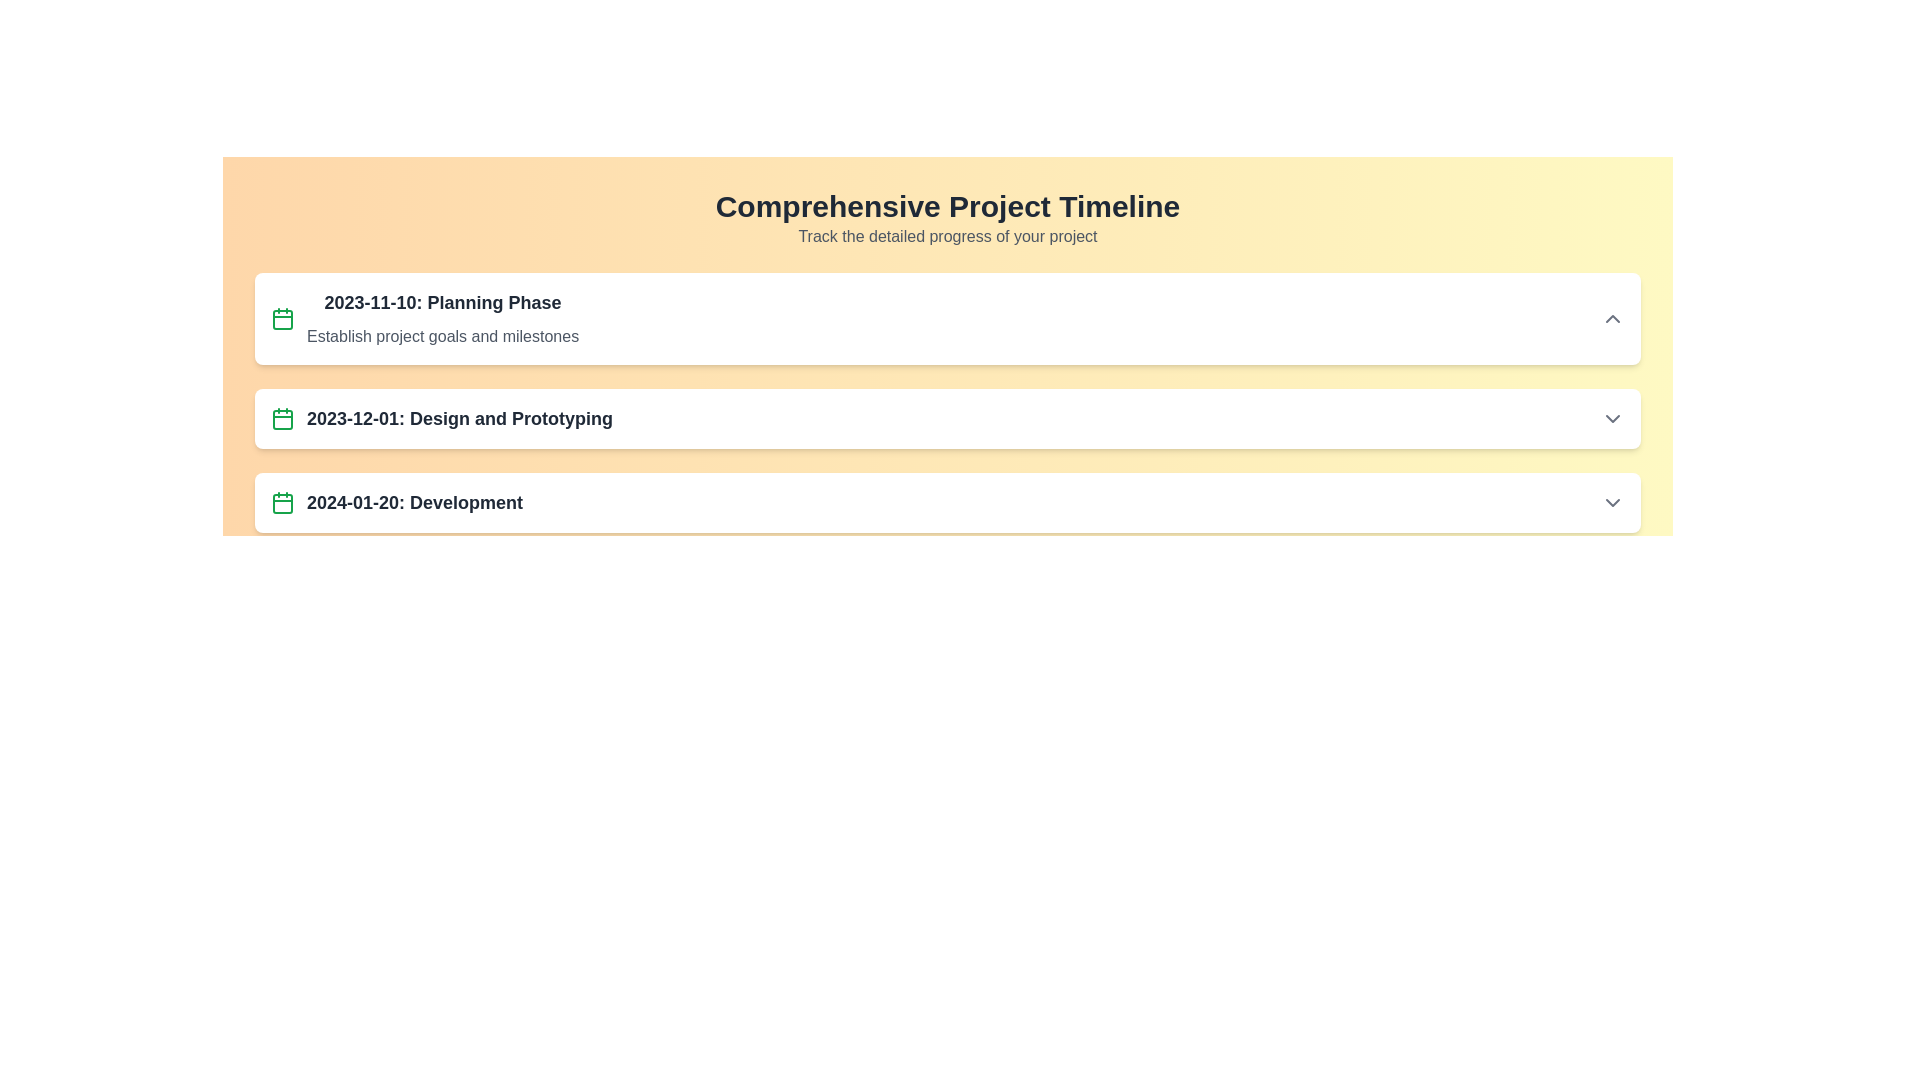 The image size is (1920, 1080). What do you see at coordinates (459, 418) in the screenshot?
I see `the text label displaying '2023-12-01: Design and Prototyping' located in the middle of the vertical timeline list` at bounding box center [459, 418].